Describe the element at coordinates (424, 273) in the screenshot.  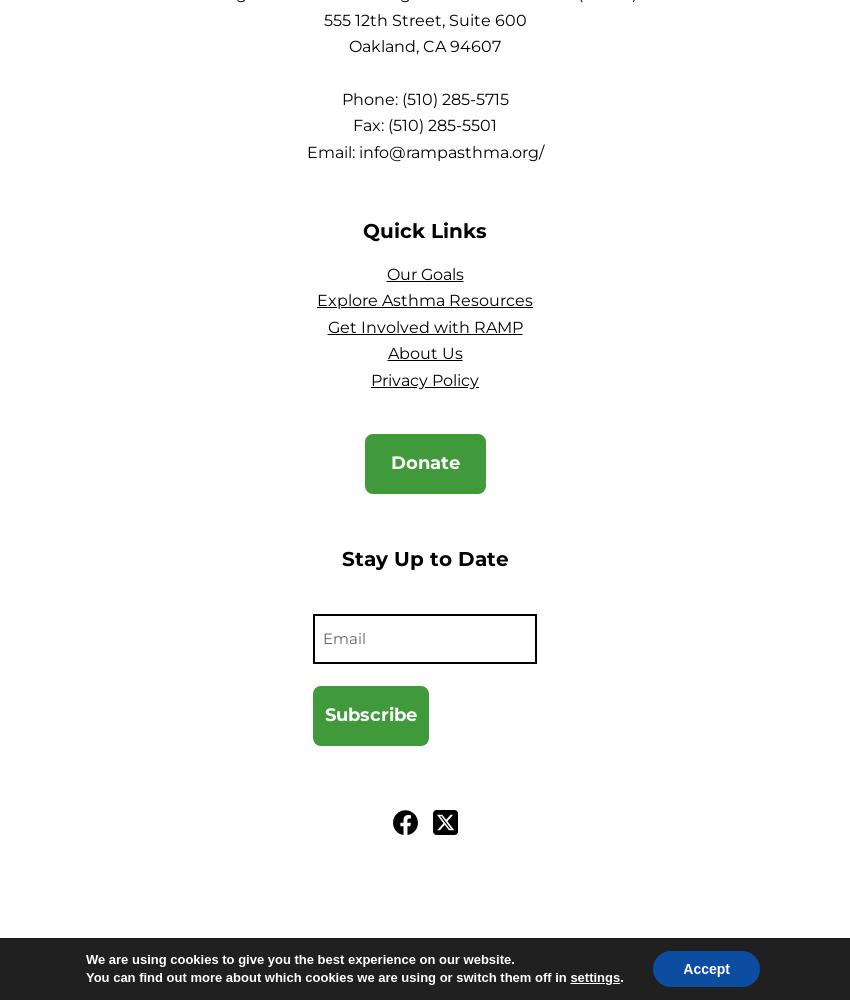
I see `'Our Goals'` at that location.